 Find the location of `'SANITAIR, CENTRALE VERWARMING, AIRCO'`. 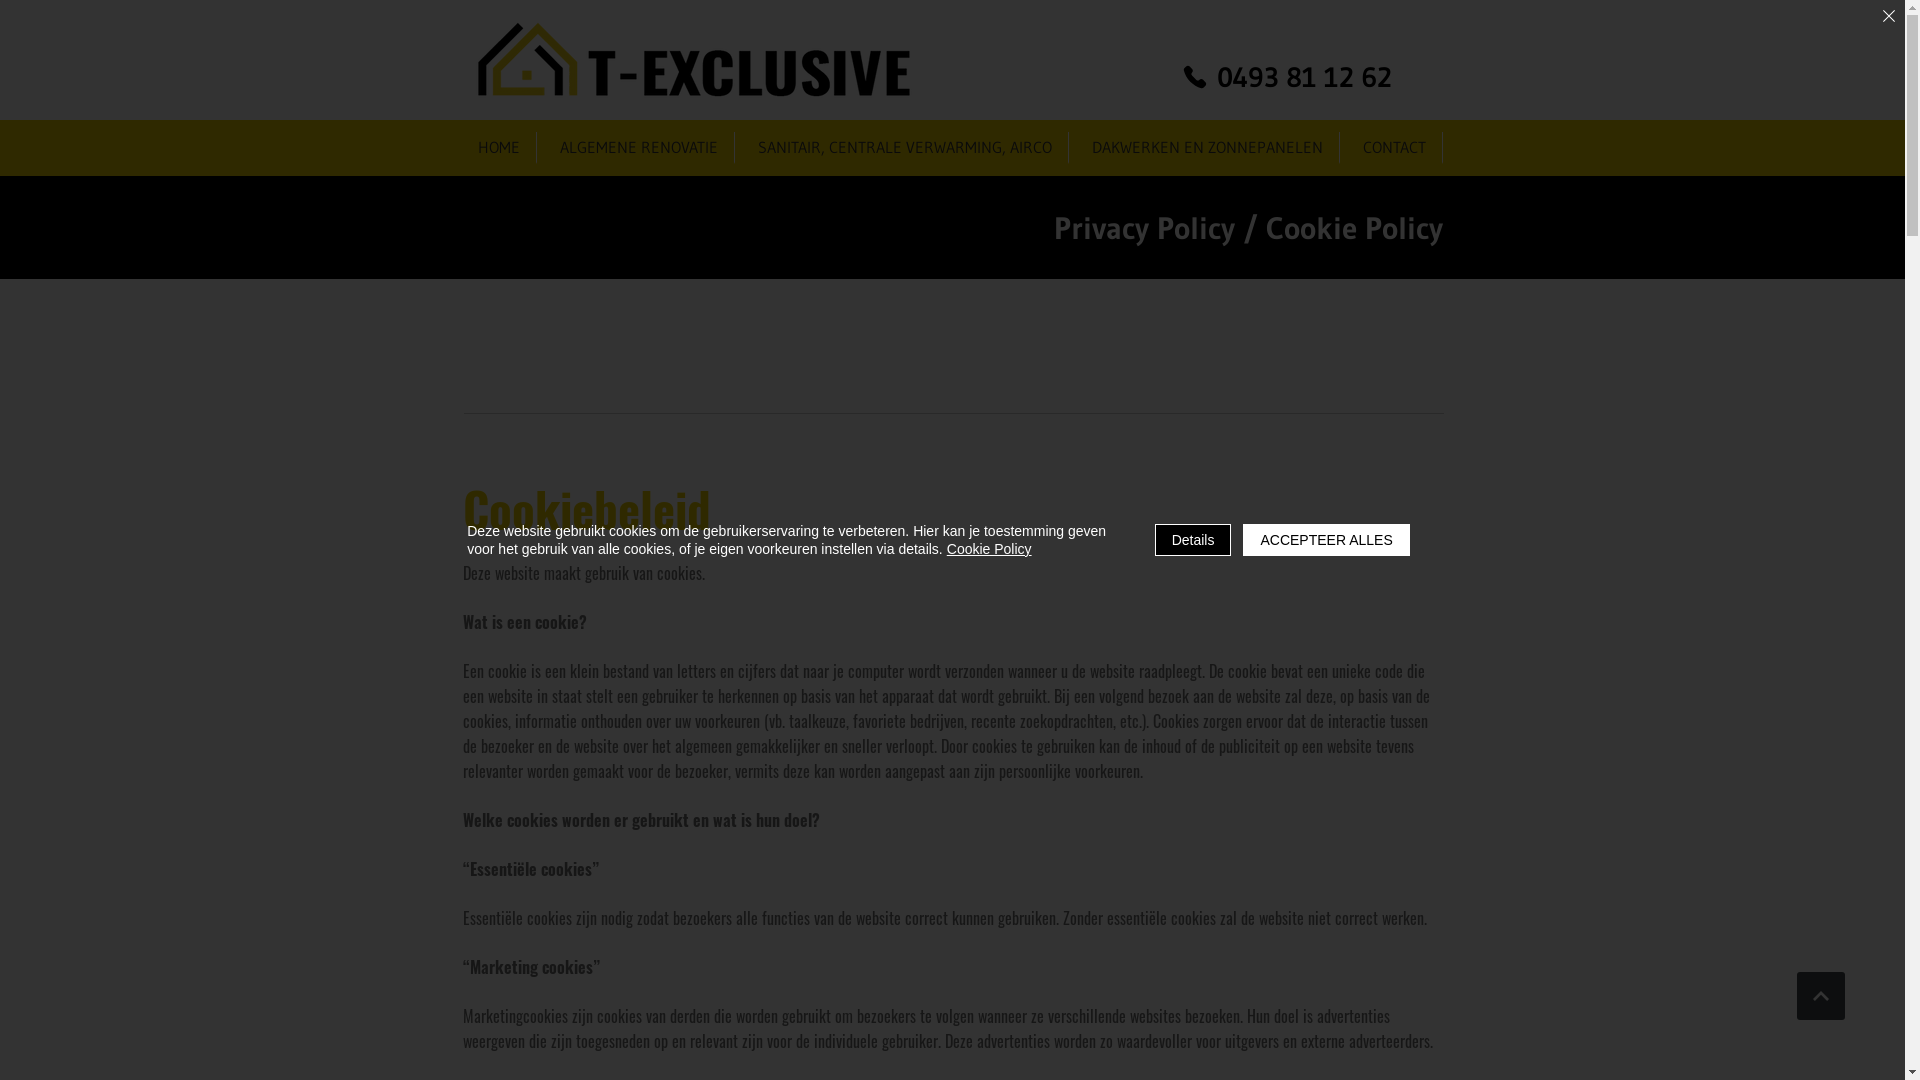

'SANITAIR, CENTRALE VERWARMING, AIRCO' is located at coordinates (904, 146).